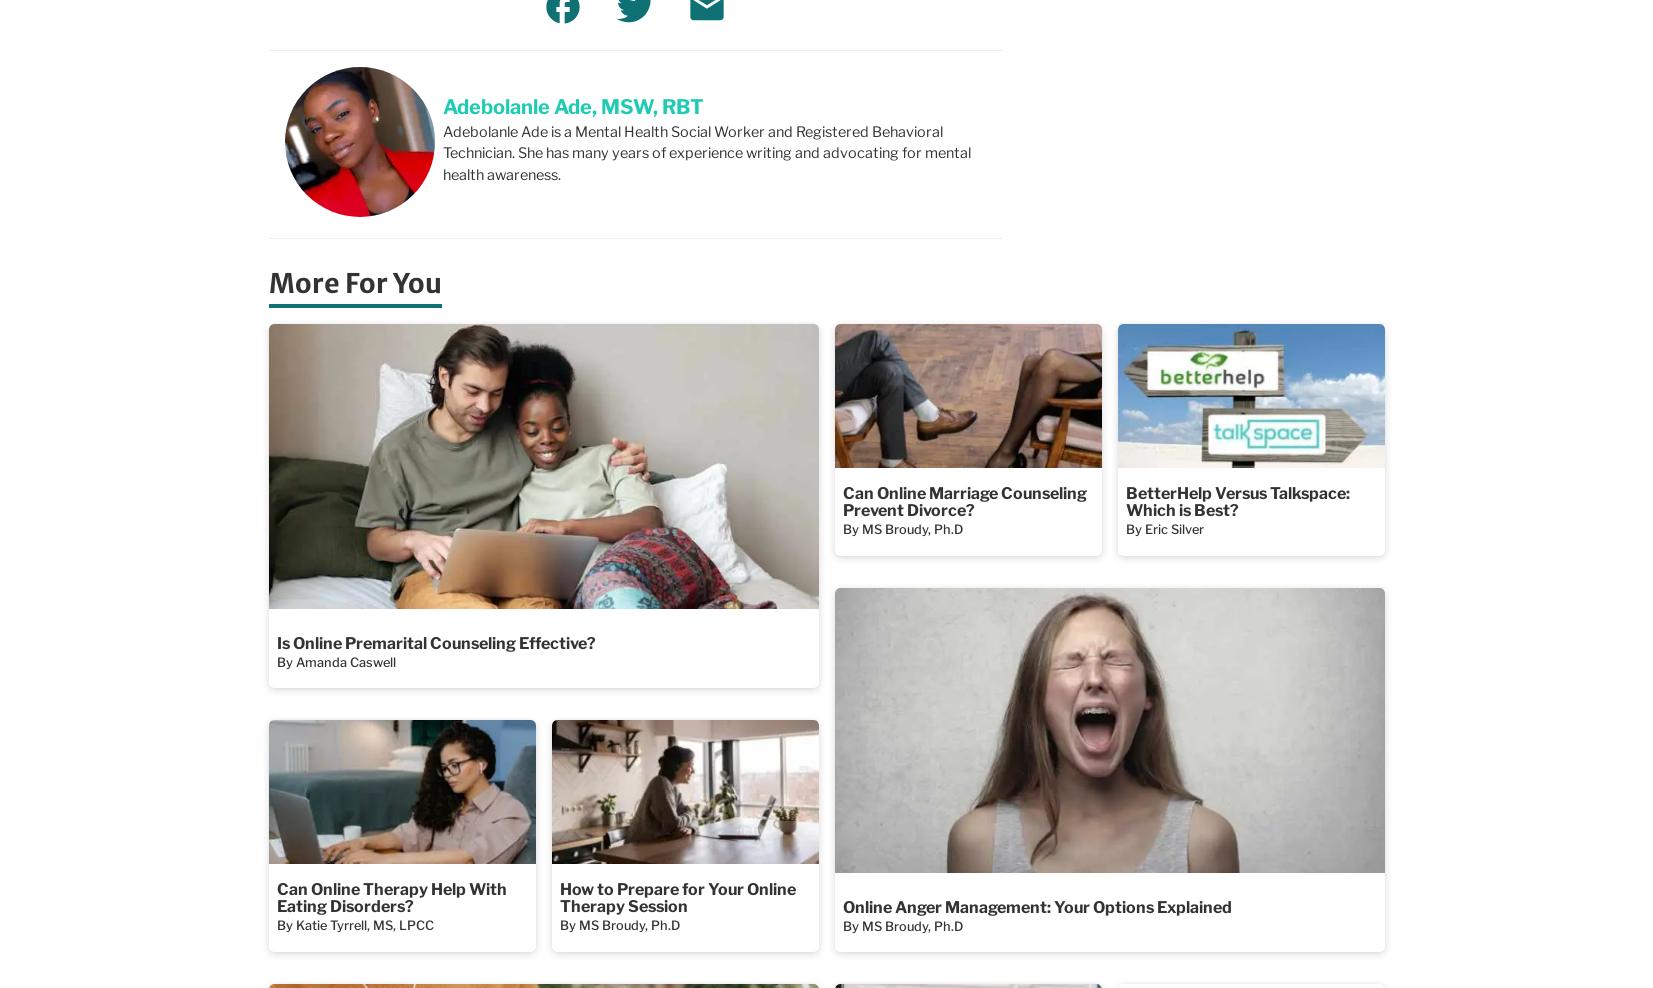 This screenshot has width=1653, height=988. I want to click on 'Is Online Premarital Counseling Effective?', so click(275, 642).